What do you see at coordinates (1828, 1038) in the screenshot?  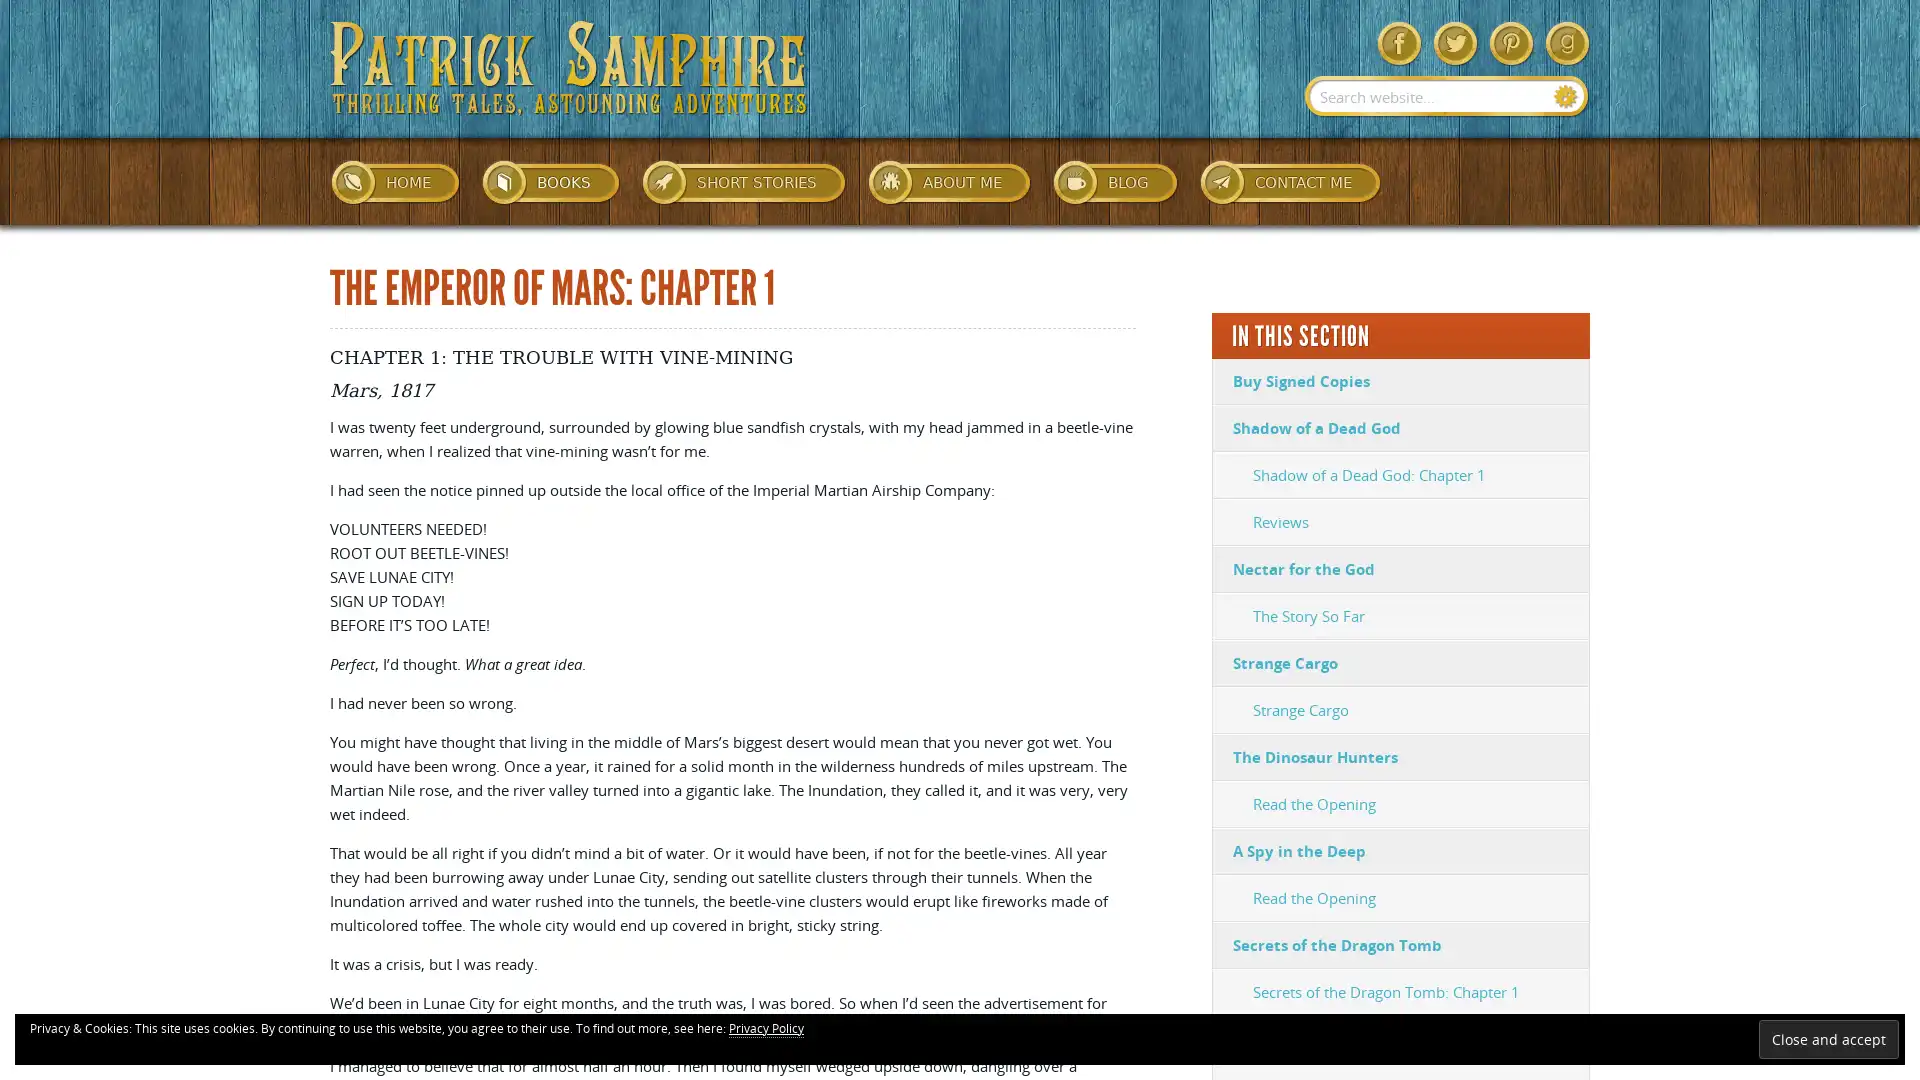 I see `Close and accept` at bounding box center [1828, 1038].